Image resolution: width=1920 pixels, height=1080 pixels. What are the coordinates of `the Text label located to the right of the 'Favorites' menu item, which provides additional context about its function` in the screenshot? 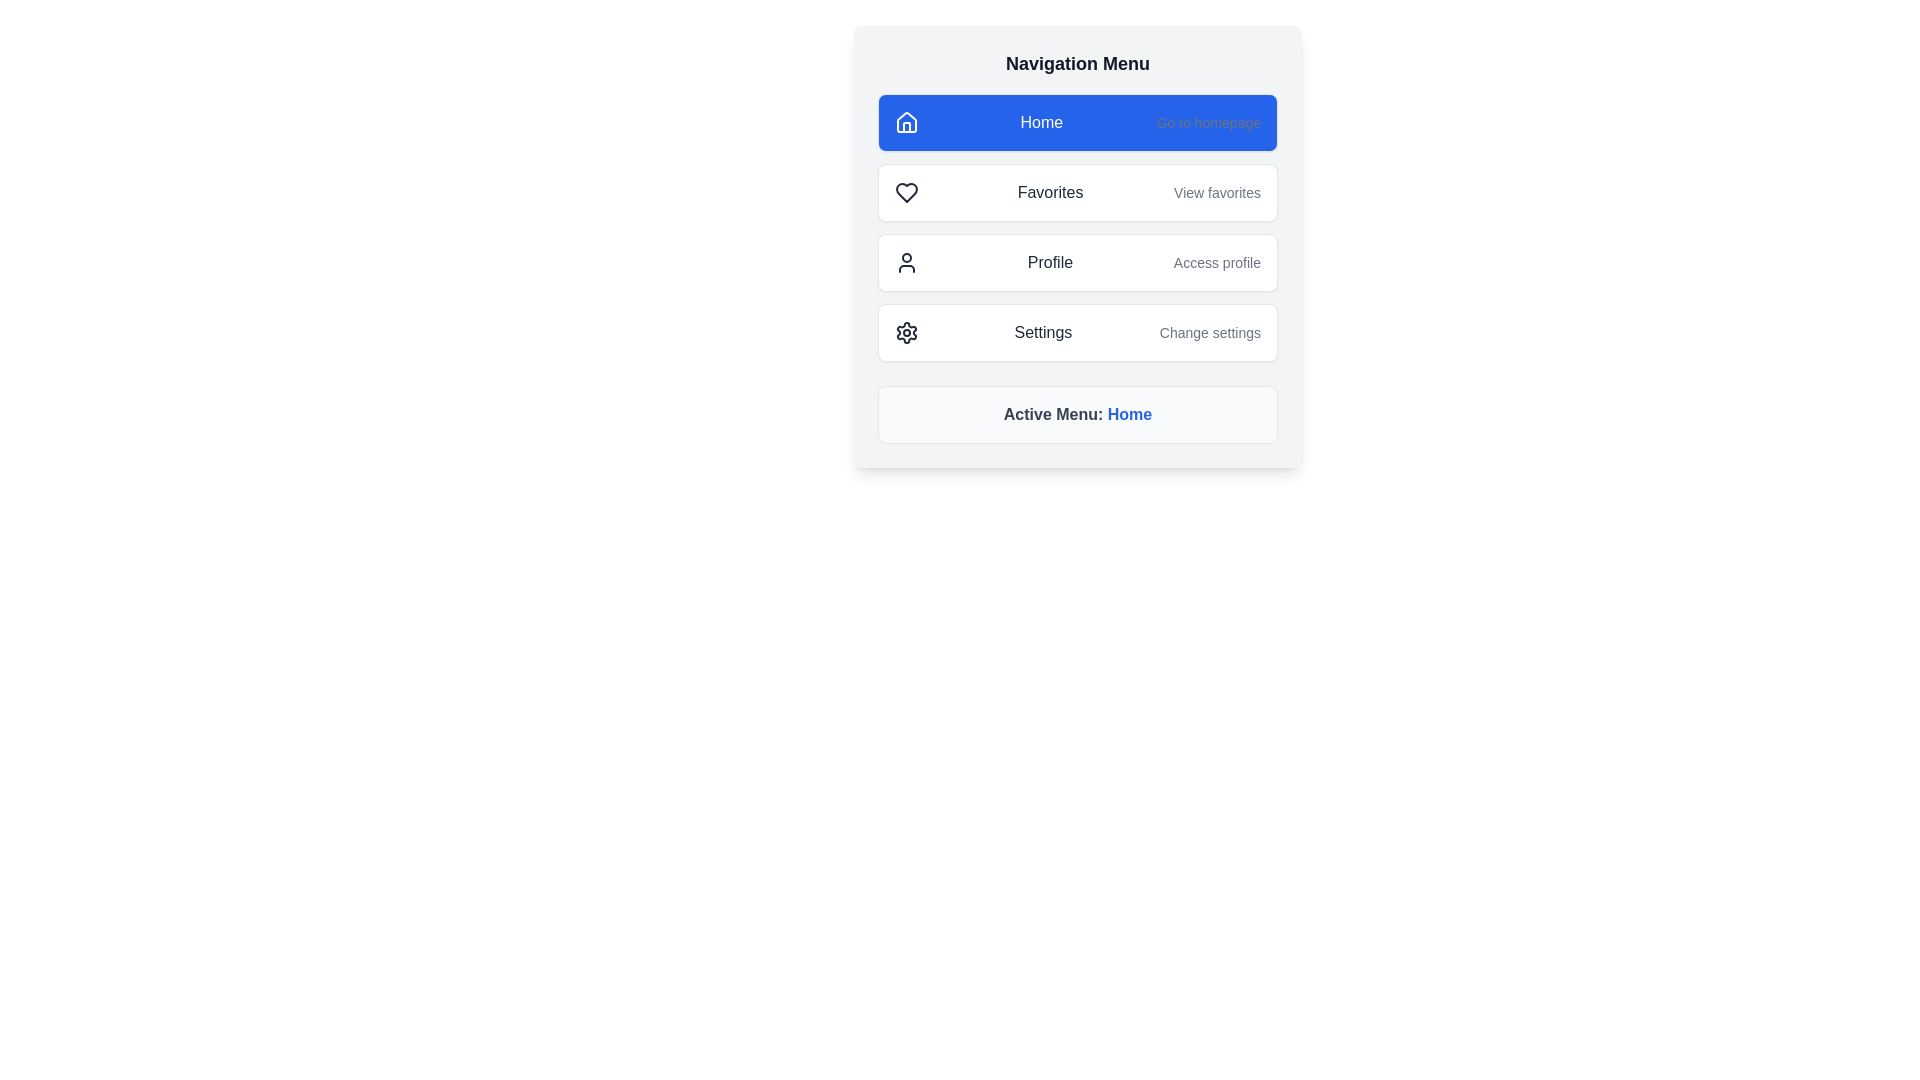 It's located at (1216, 192).